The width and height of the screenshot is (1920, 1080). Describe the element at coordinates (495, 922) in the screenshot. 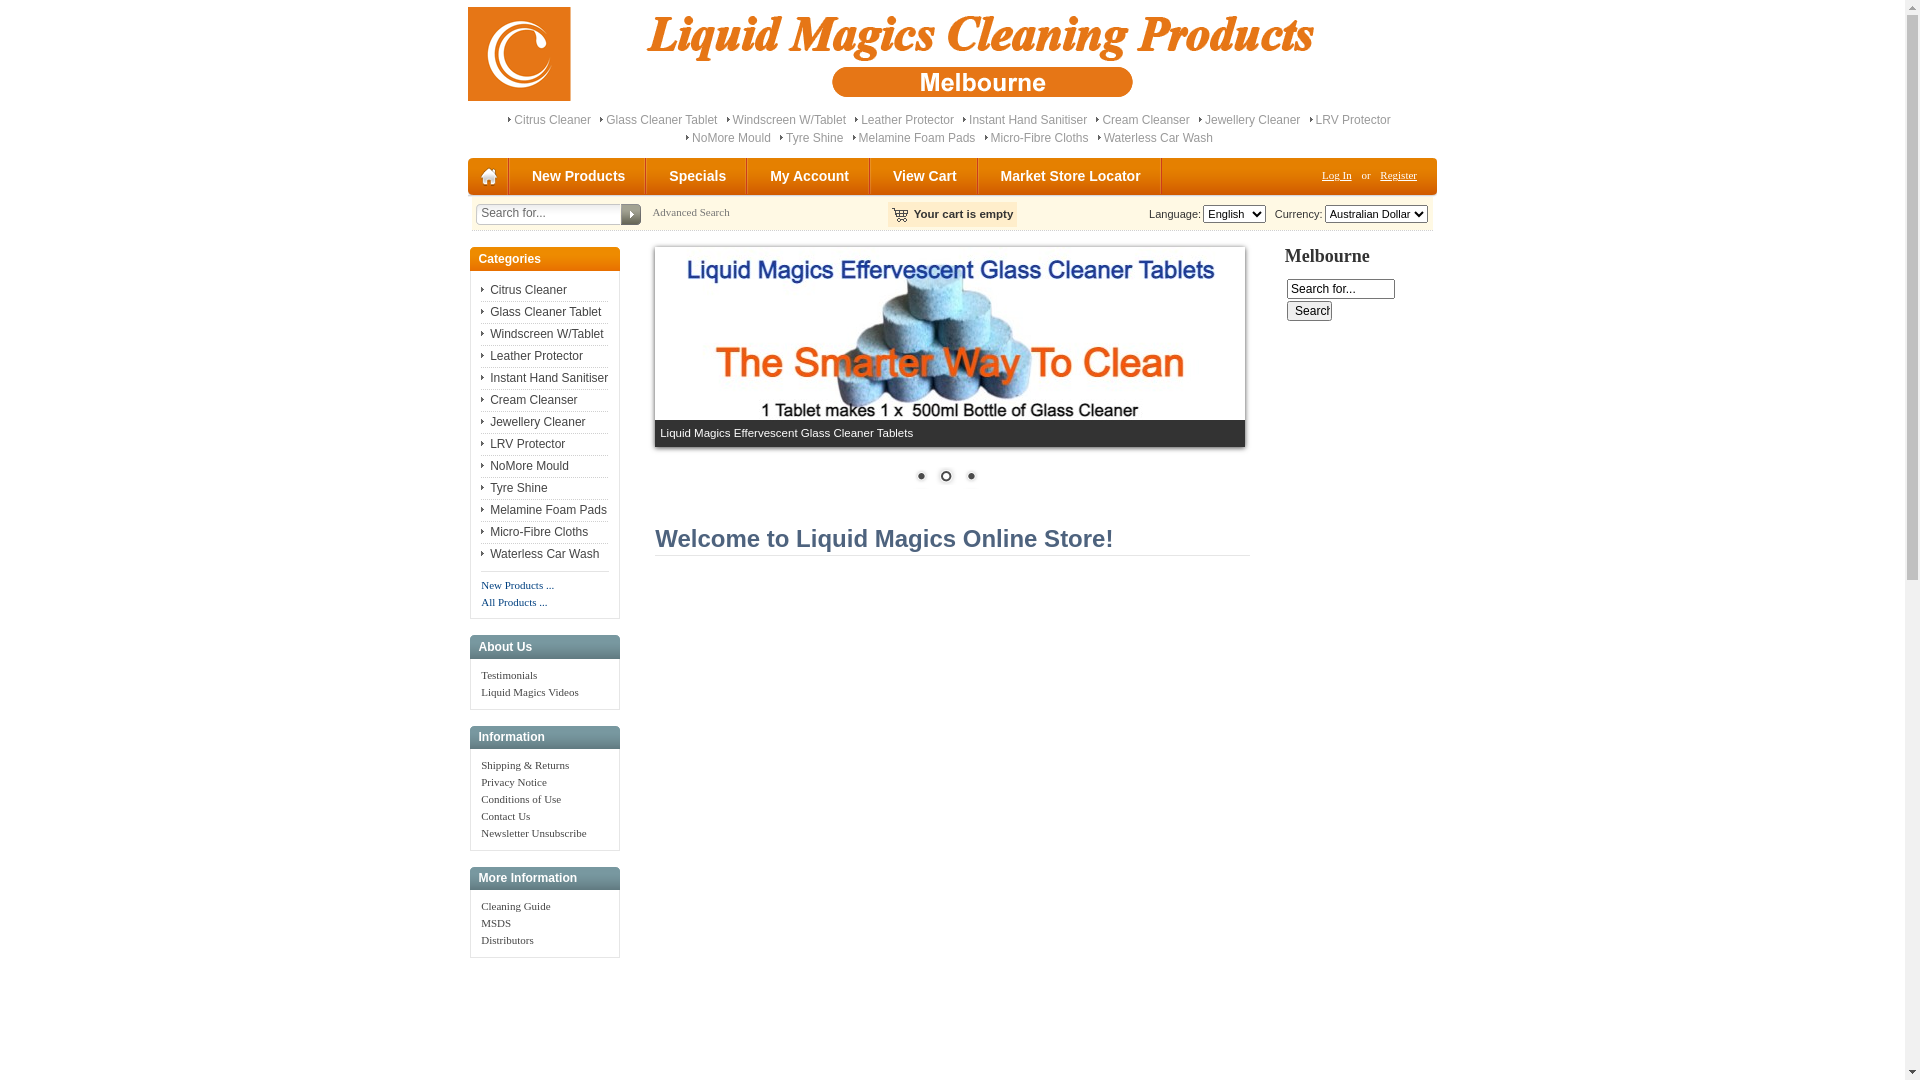

I see `'MSDS'` at that location.